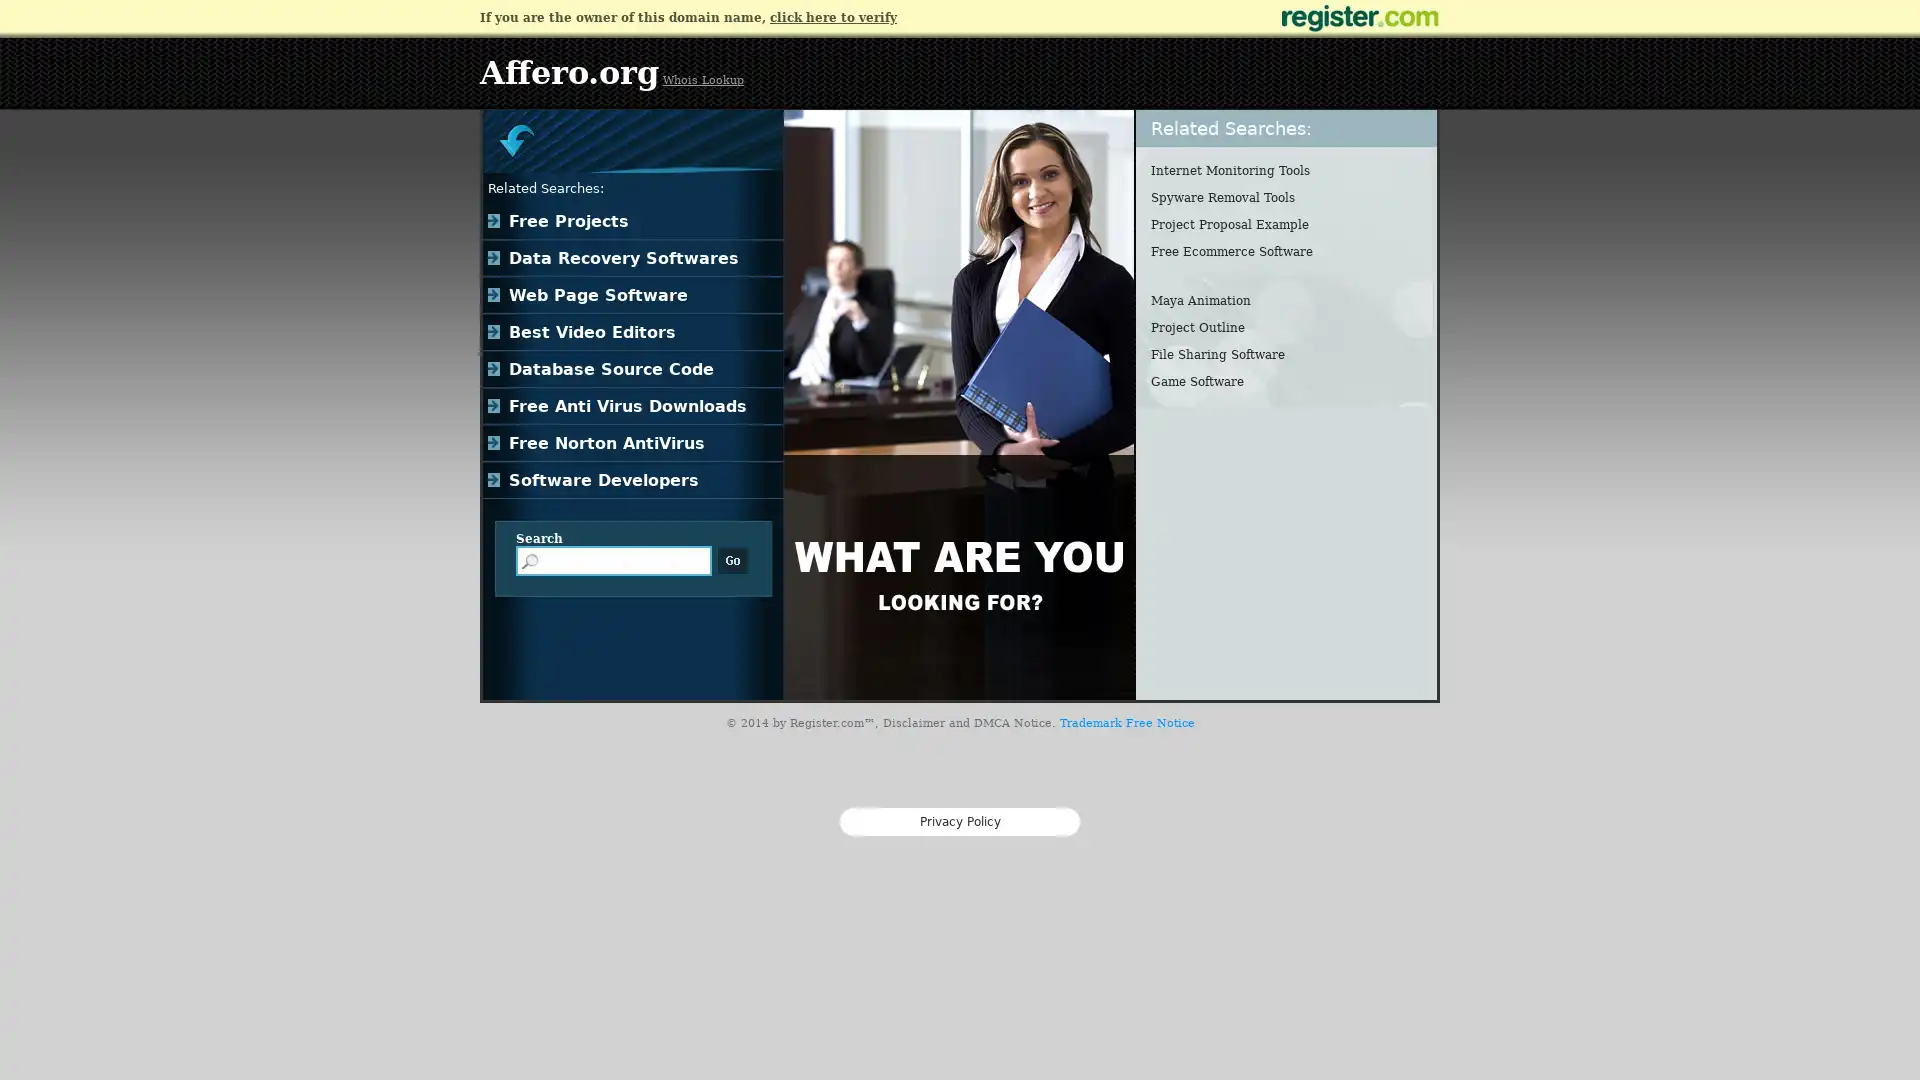  I want to click on Go, so click(732, 560).